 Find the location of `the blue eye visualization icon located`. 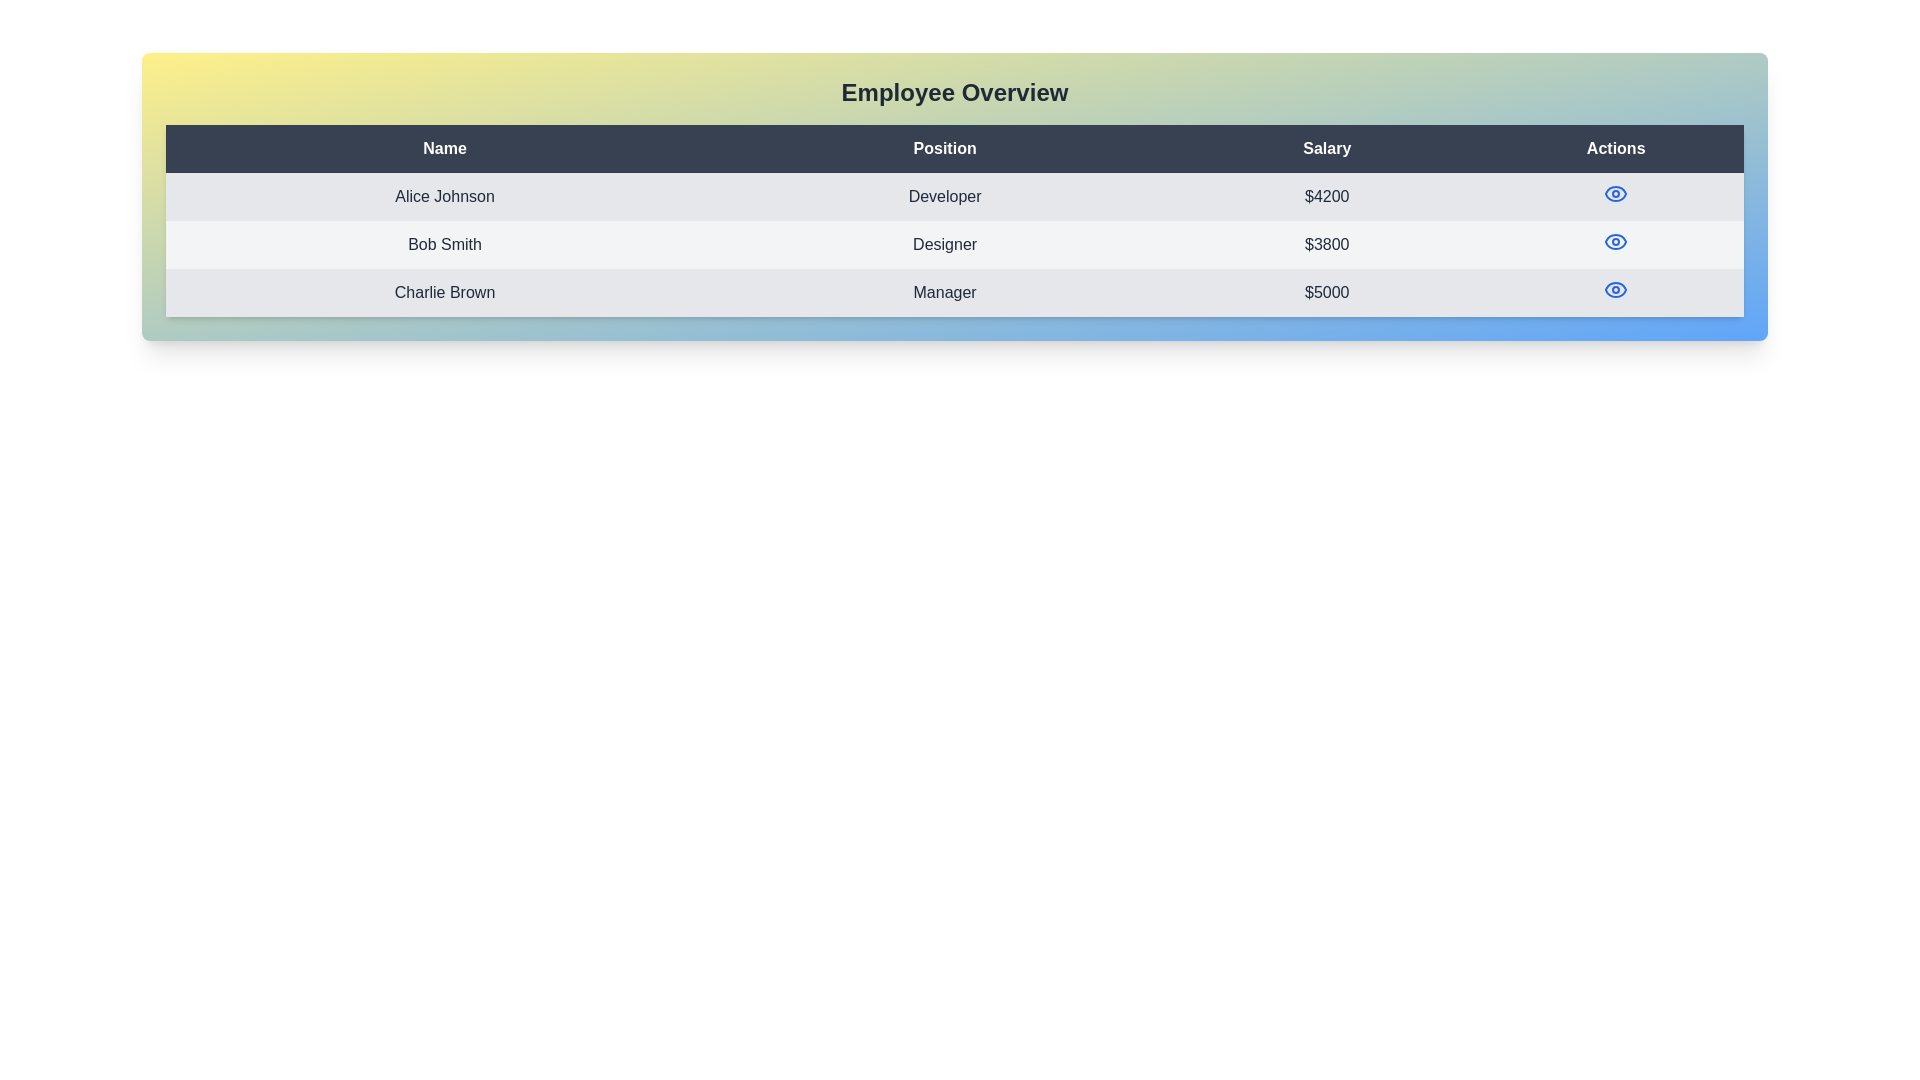

the blue eye visualization icon located is located at coordinates (1616, 193).